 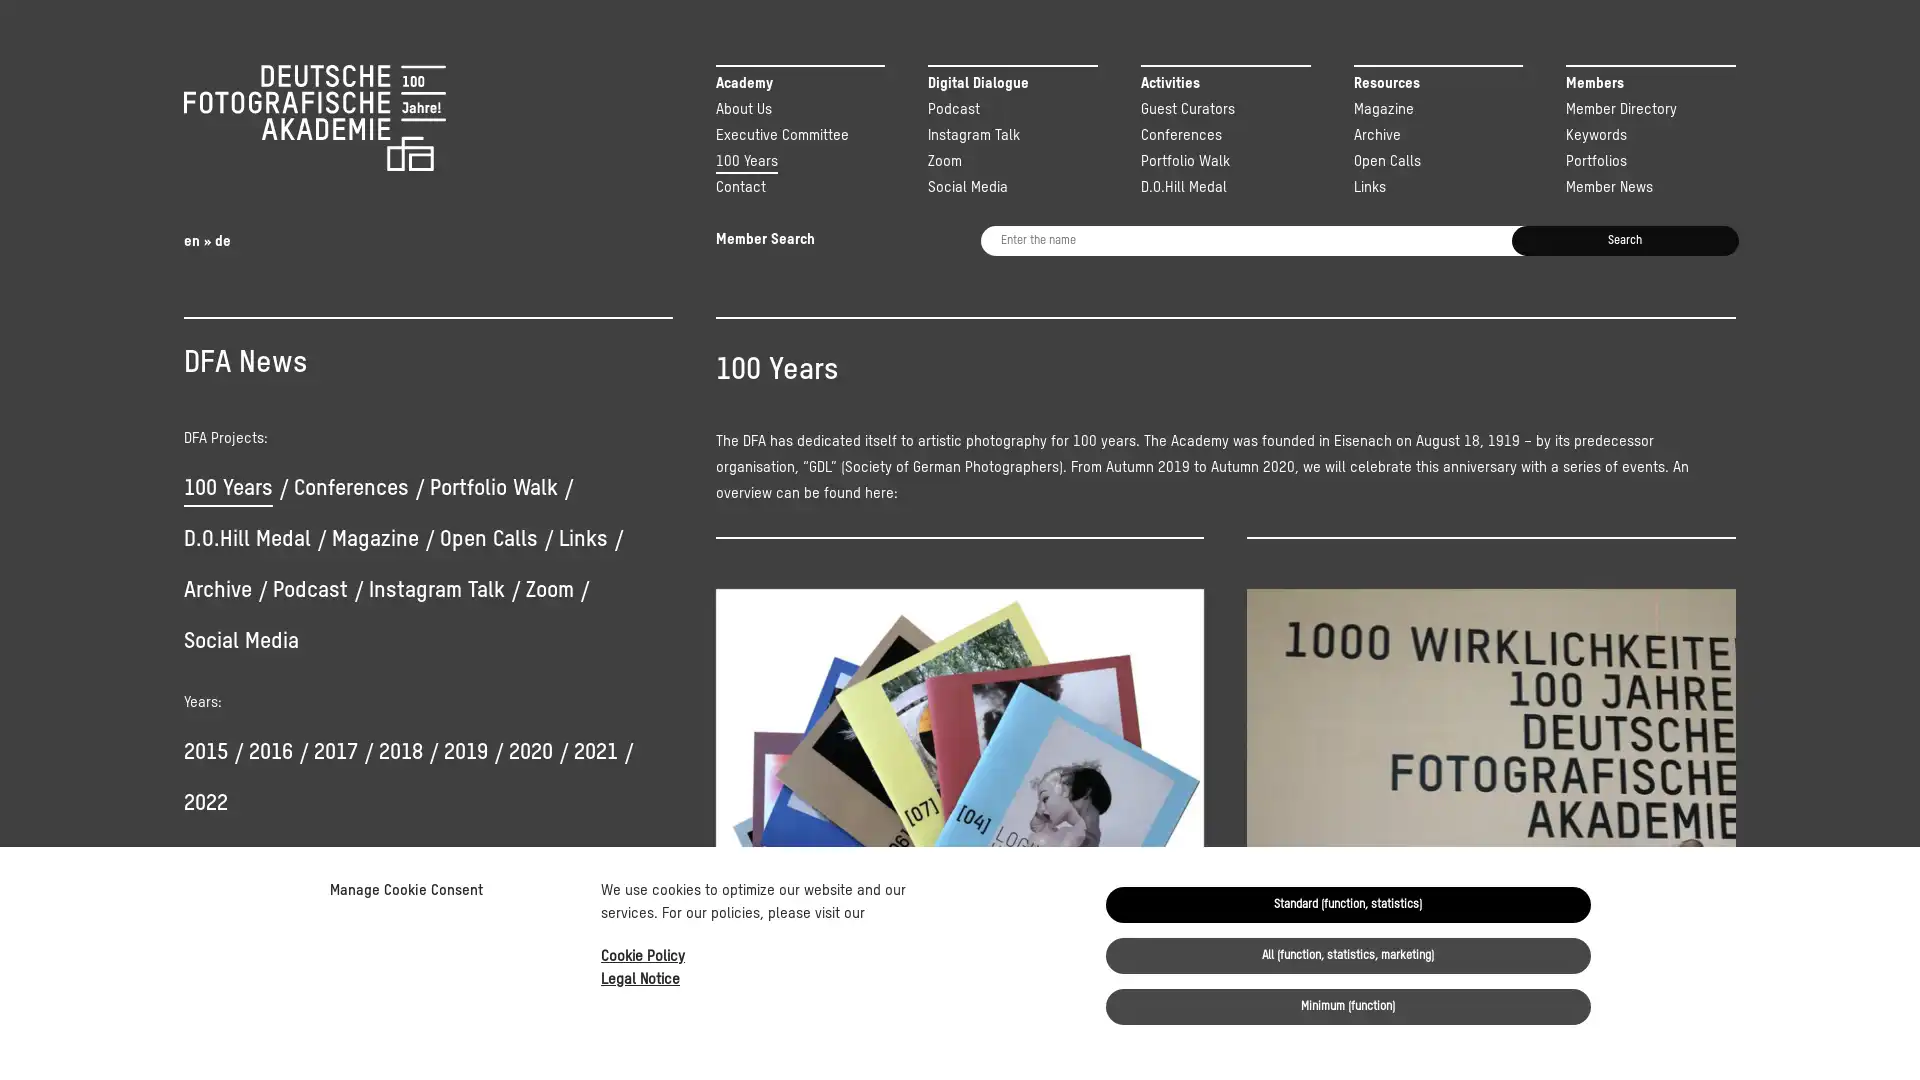 What do you see at coordinates (336, 752) in the screenshot?
I see `2017` at bounding box center [336, 752].